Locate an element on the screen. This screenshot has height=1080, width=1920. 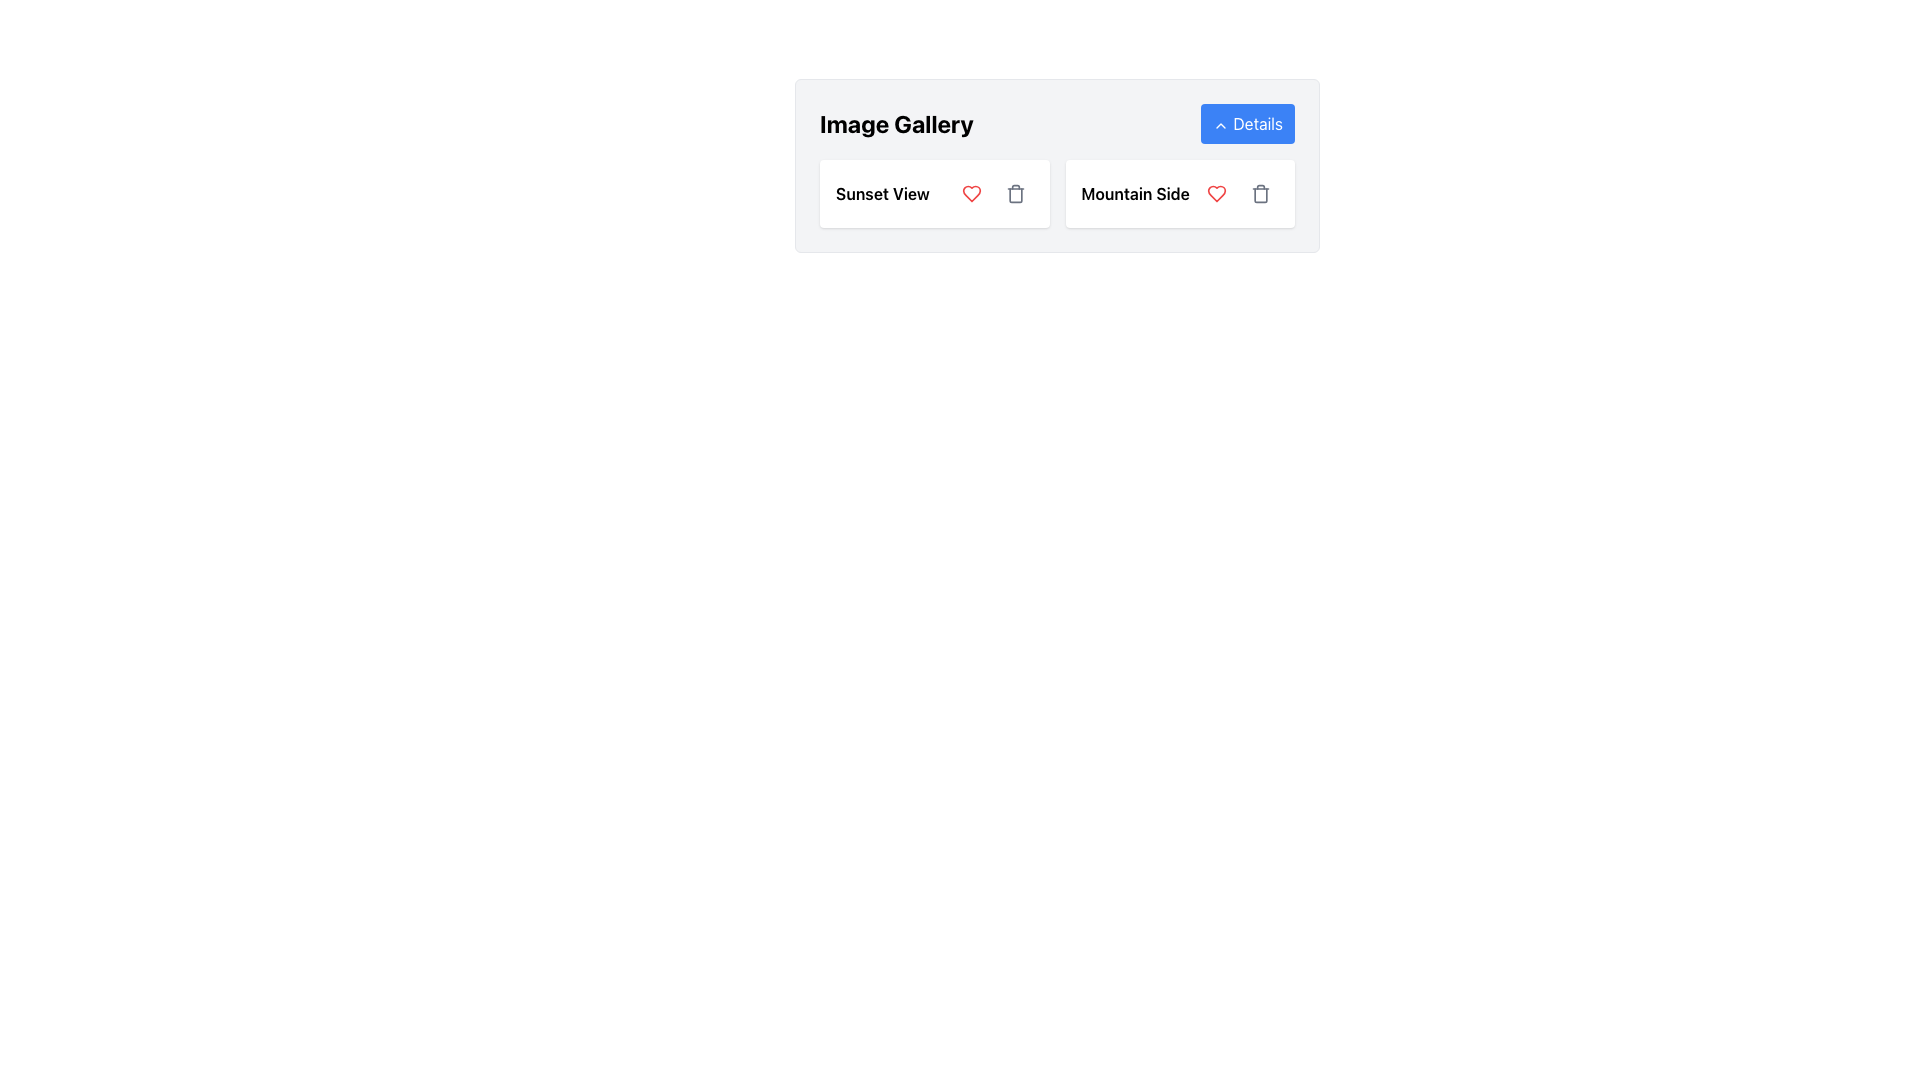
the trash can icon button located in the 'Image Gallery' section next to the 'Sunset View' label is located at coordinates (1015, 193).